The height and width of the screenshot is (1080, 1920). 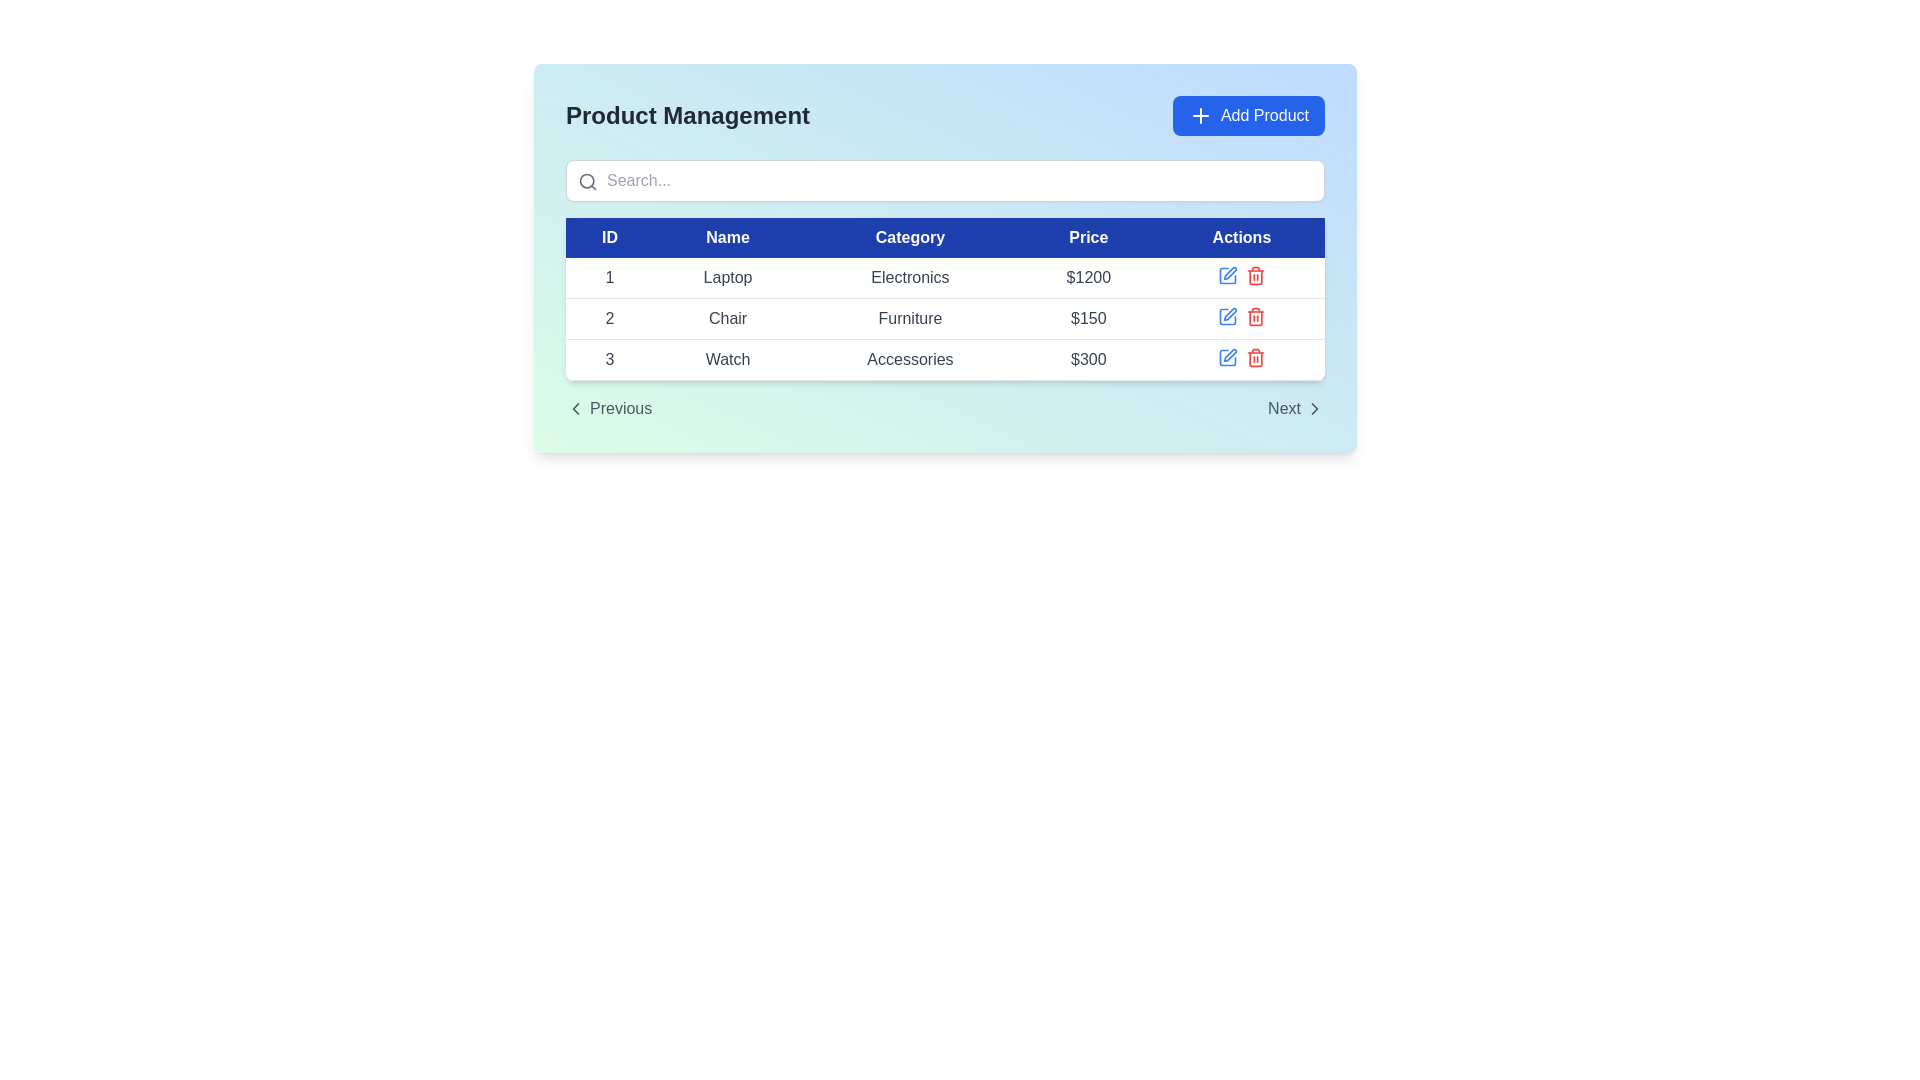 What do you see at coordinates (1227, 315) in the screenshot?
I see `the edit button located in the first position of the 'Actions' column in the second row of the table to initiate an edit action` at bounding box center [1227, 315].